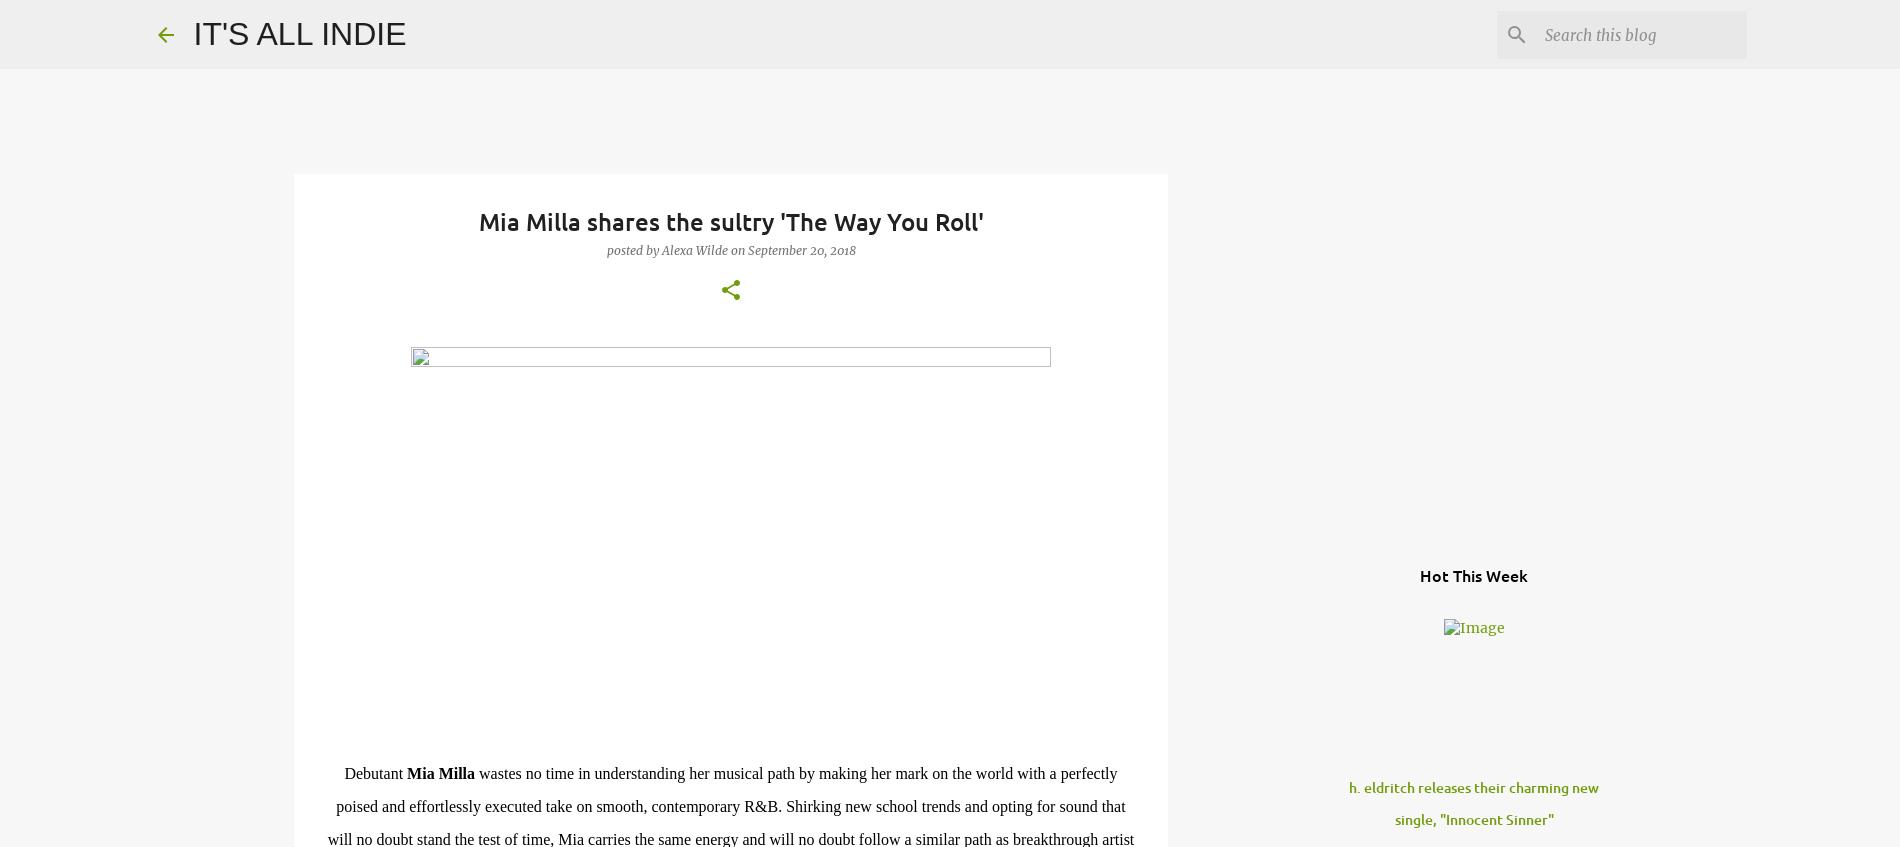 This screenshot has width=1900, height=847. I want to click on 'IT'S ALL INDIE', so click(193, 32).